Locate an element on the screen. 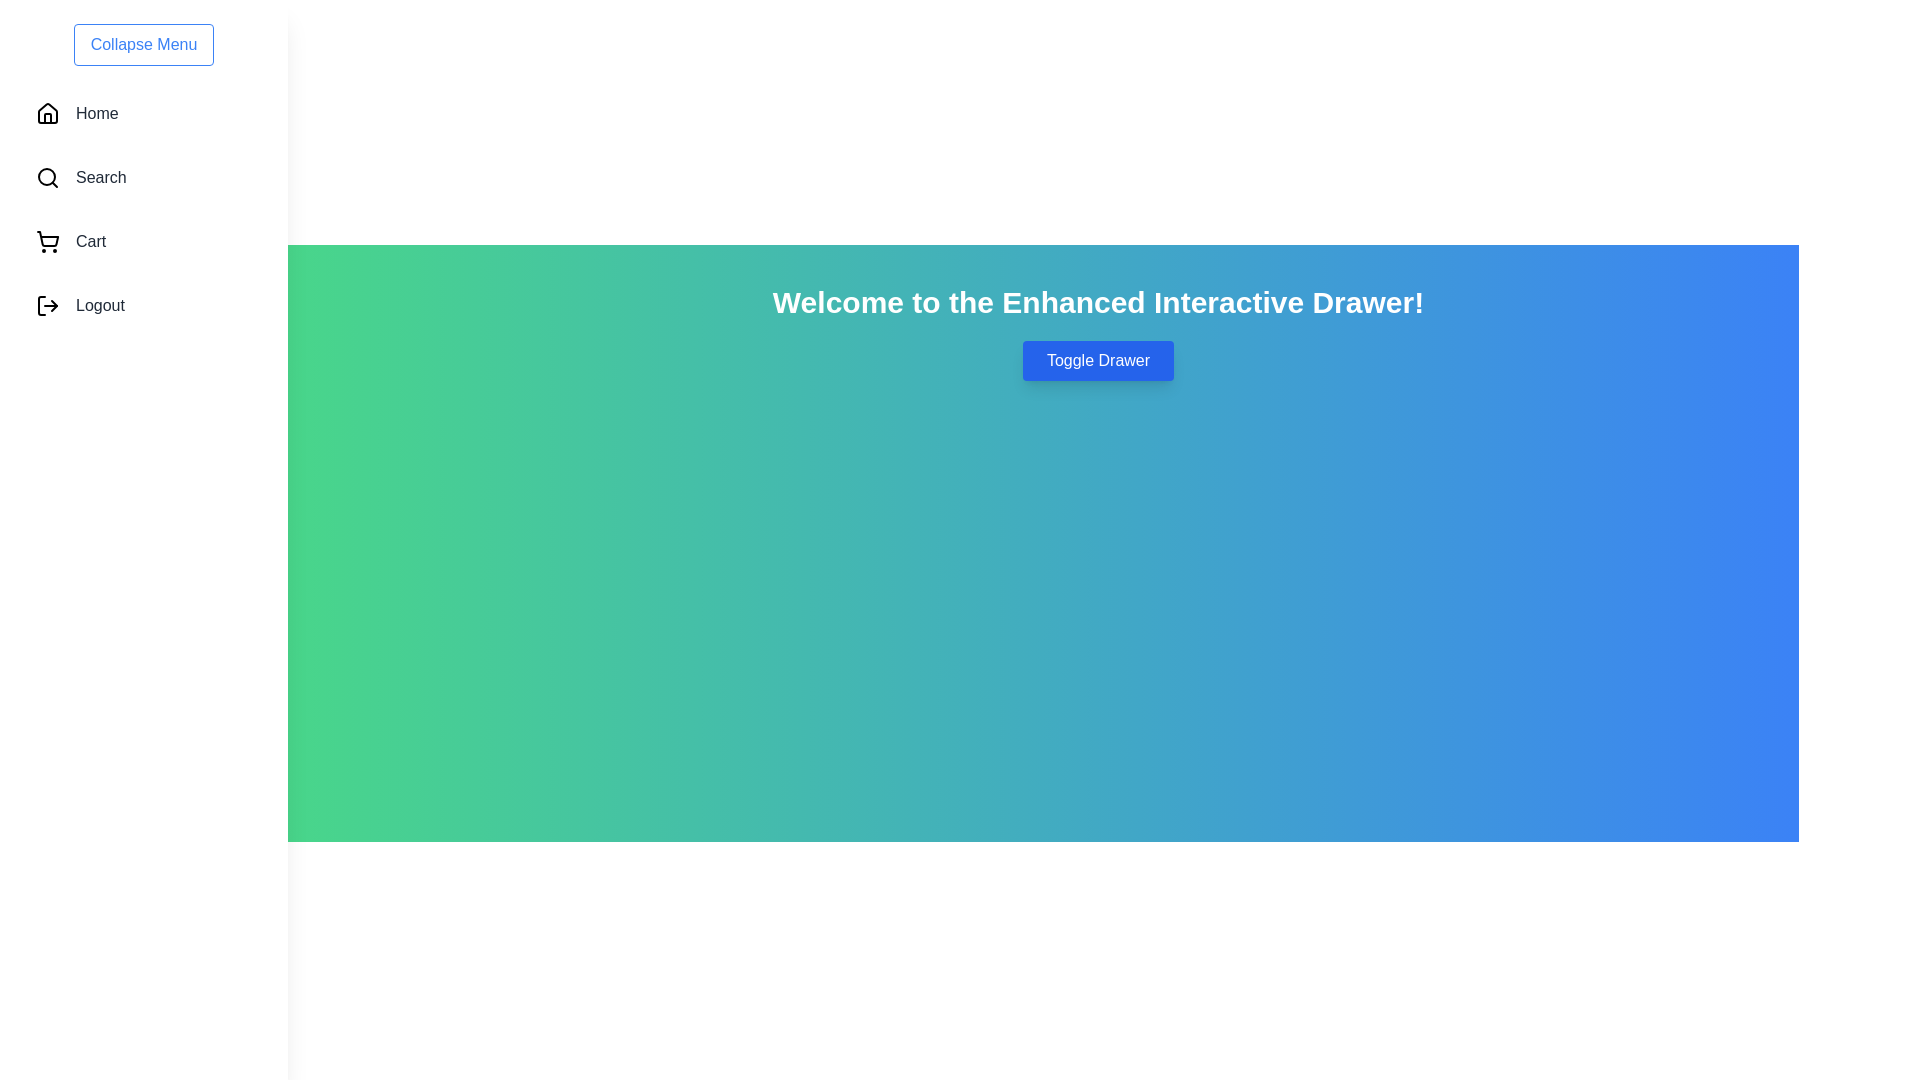 This screenshot has height=1080, width=1920. the 'Home' menu item in the drawer is located at coordinates (143, 114).